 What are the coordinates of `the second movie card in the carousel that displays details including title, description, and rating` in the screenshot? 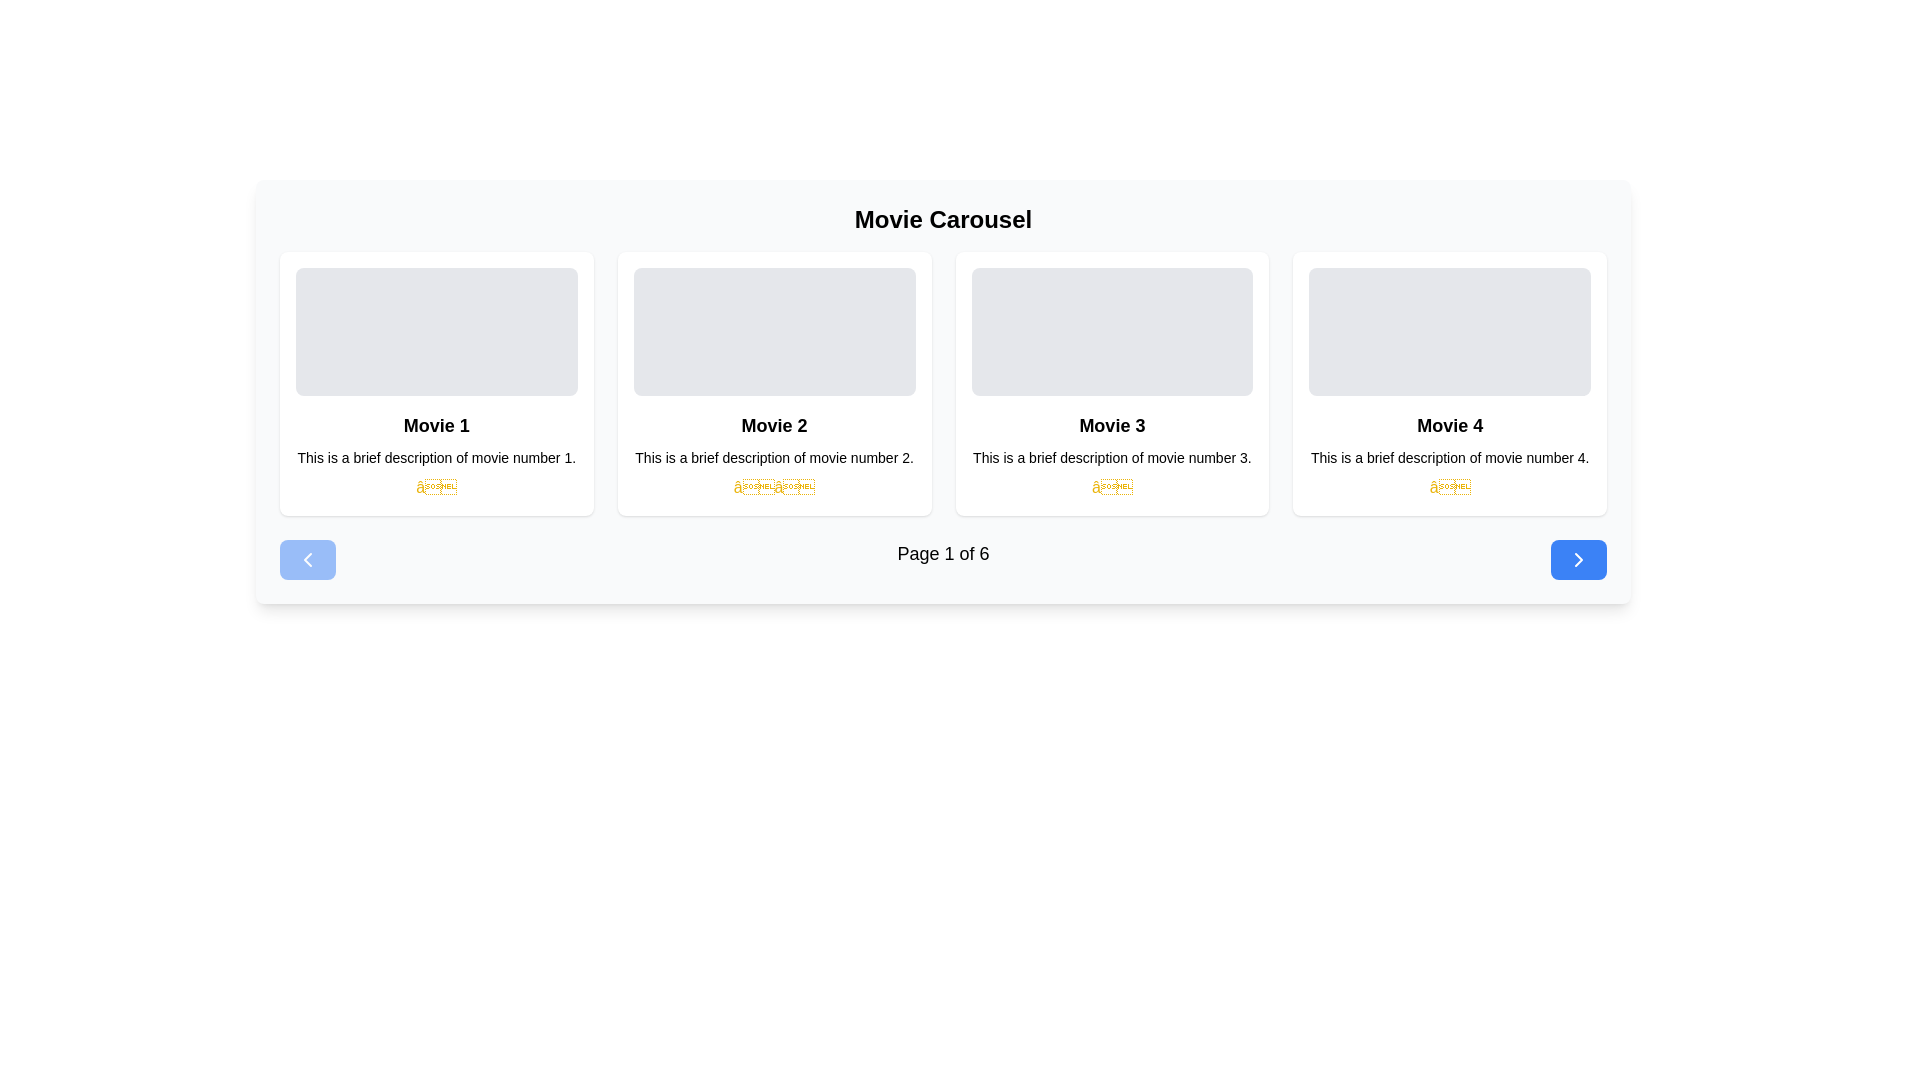 It's located at (773, 384).